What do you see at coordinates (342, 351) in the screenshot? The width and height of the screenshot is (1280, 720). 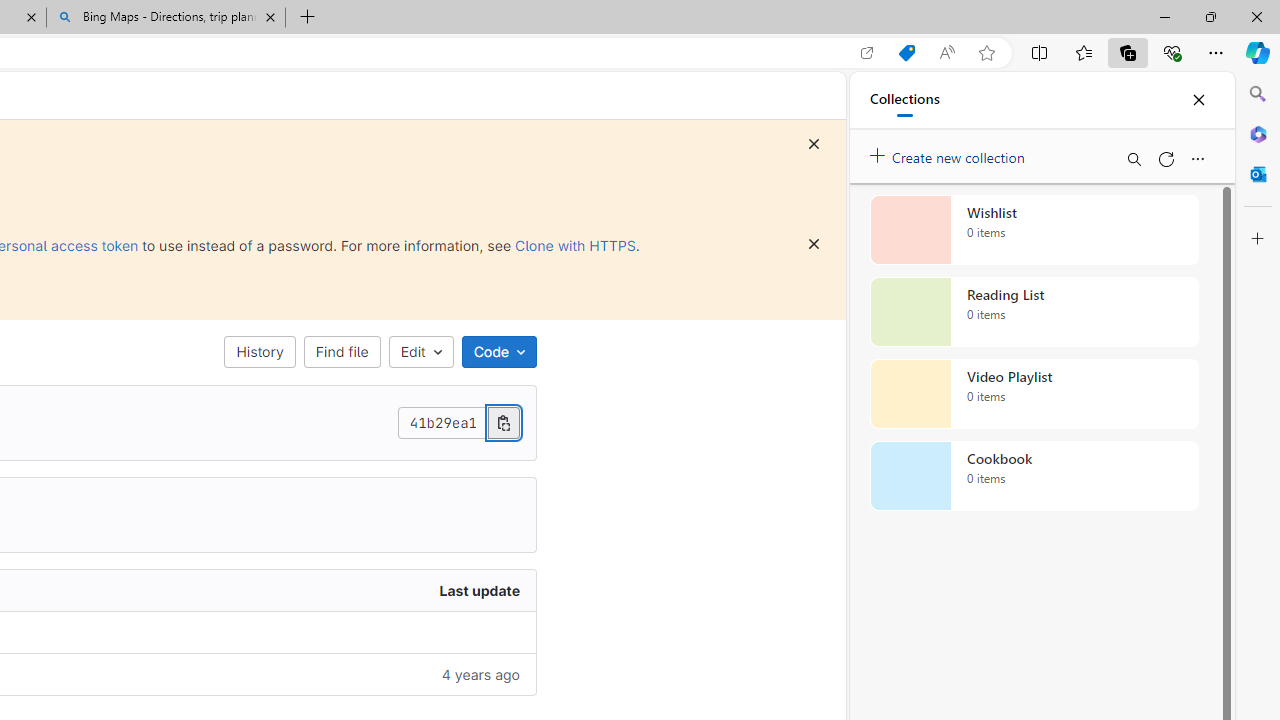 I see `'Find file'` at bounding box center [342, 351].